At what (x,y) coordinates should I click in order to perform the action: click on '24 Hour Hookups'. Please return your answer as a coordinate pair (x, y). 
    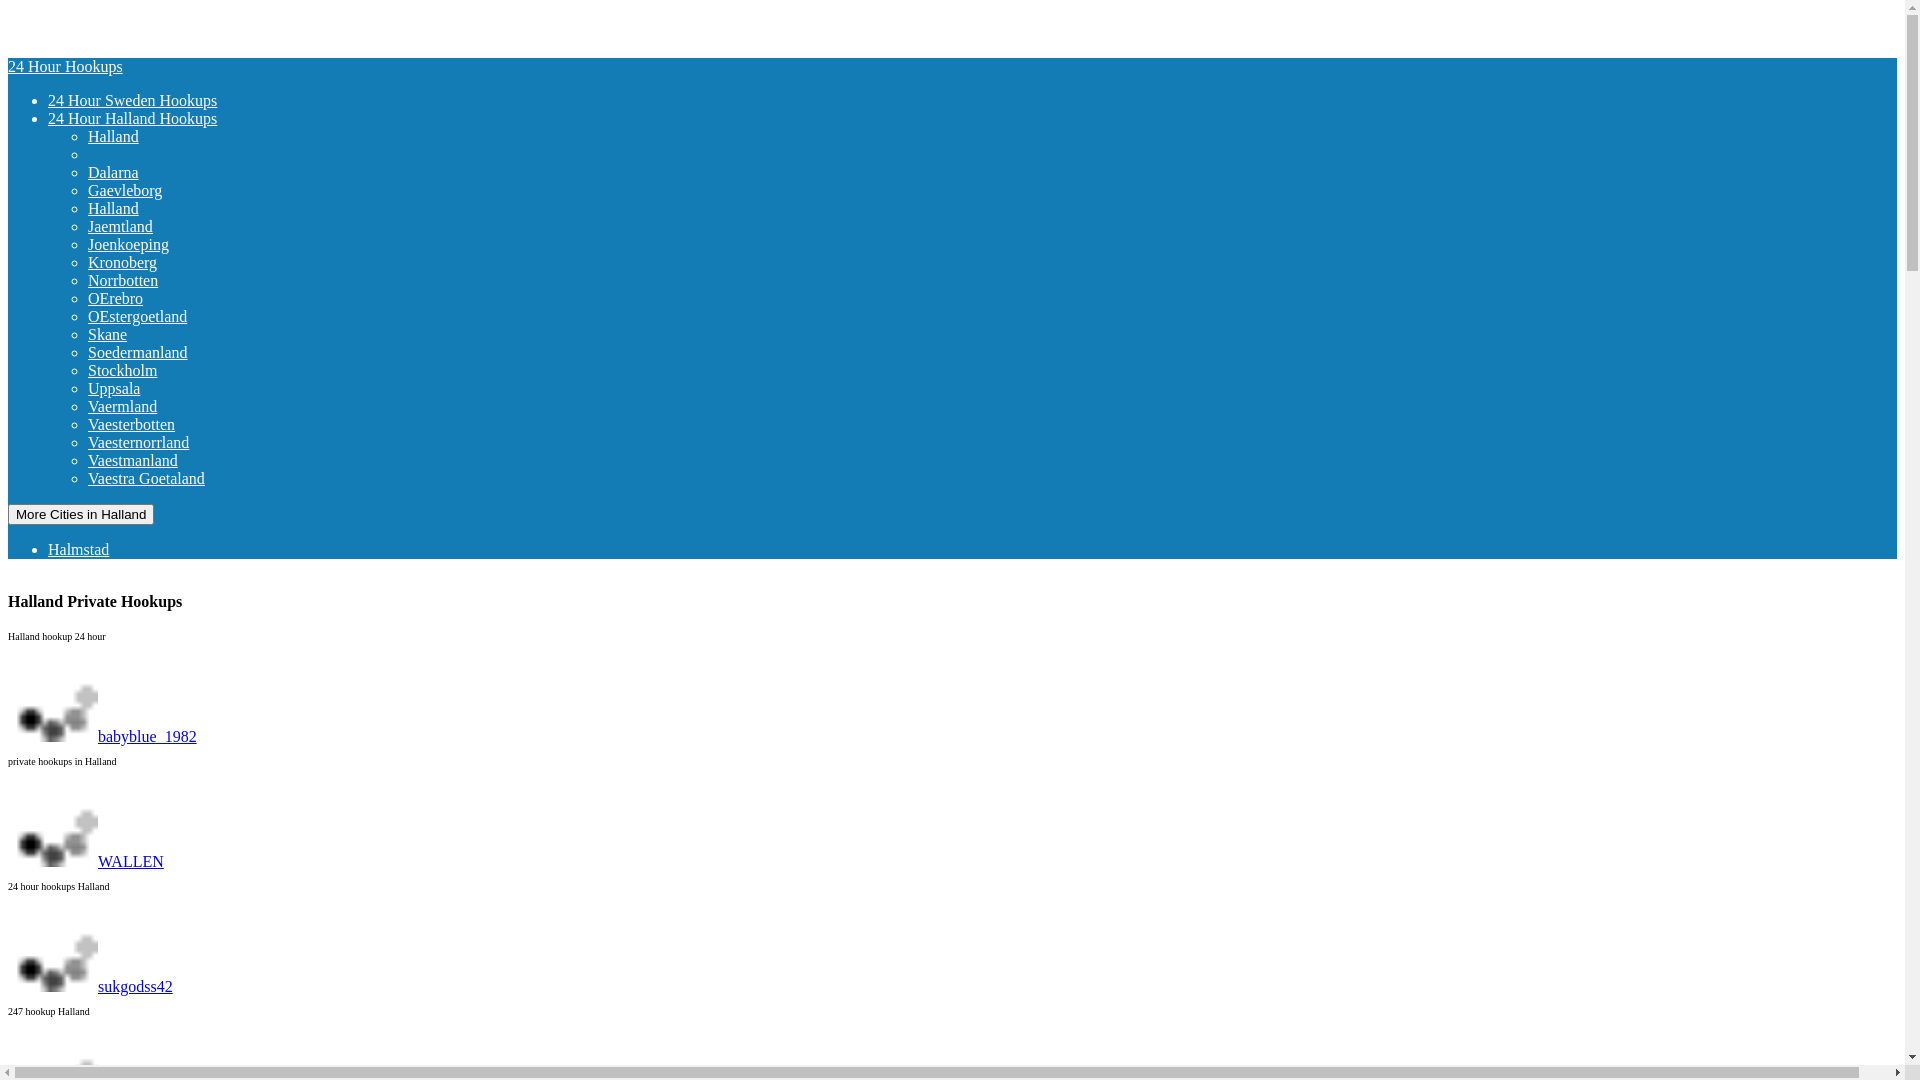
    Looking at the image, I should click on (65, 65).